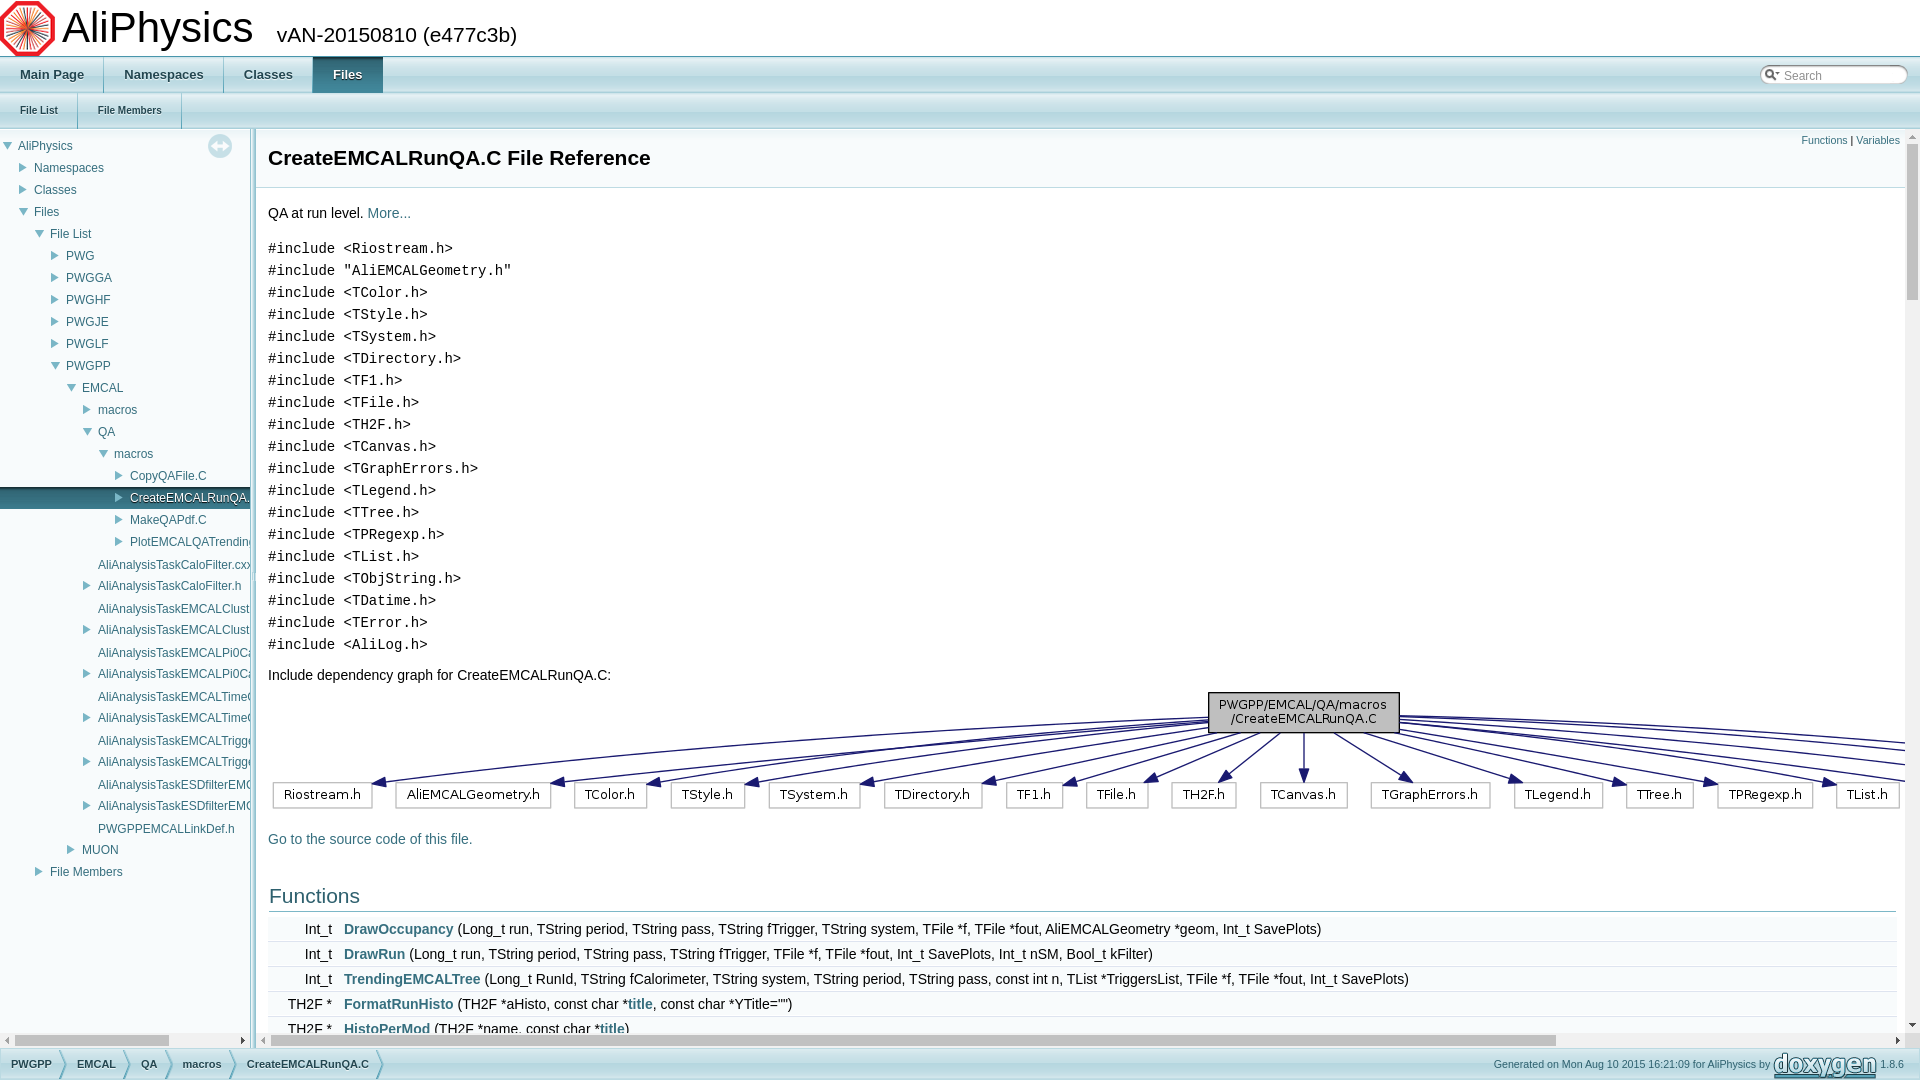 The width and height of the screenshot is (1920, 1080). I want to click on 'PWGPP', so click(63, 366).